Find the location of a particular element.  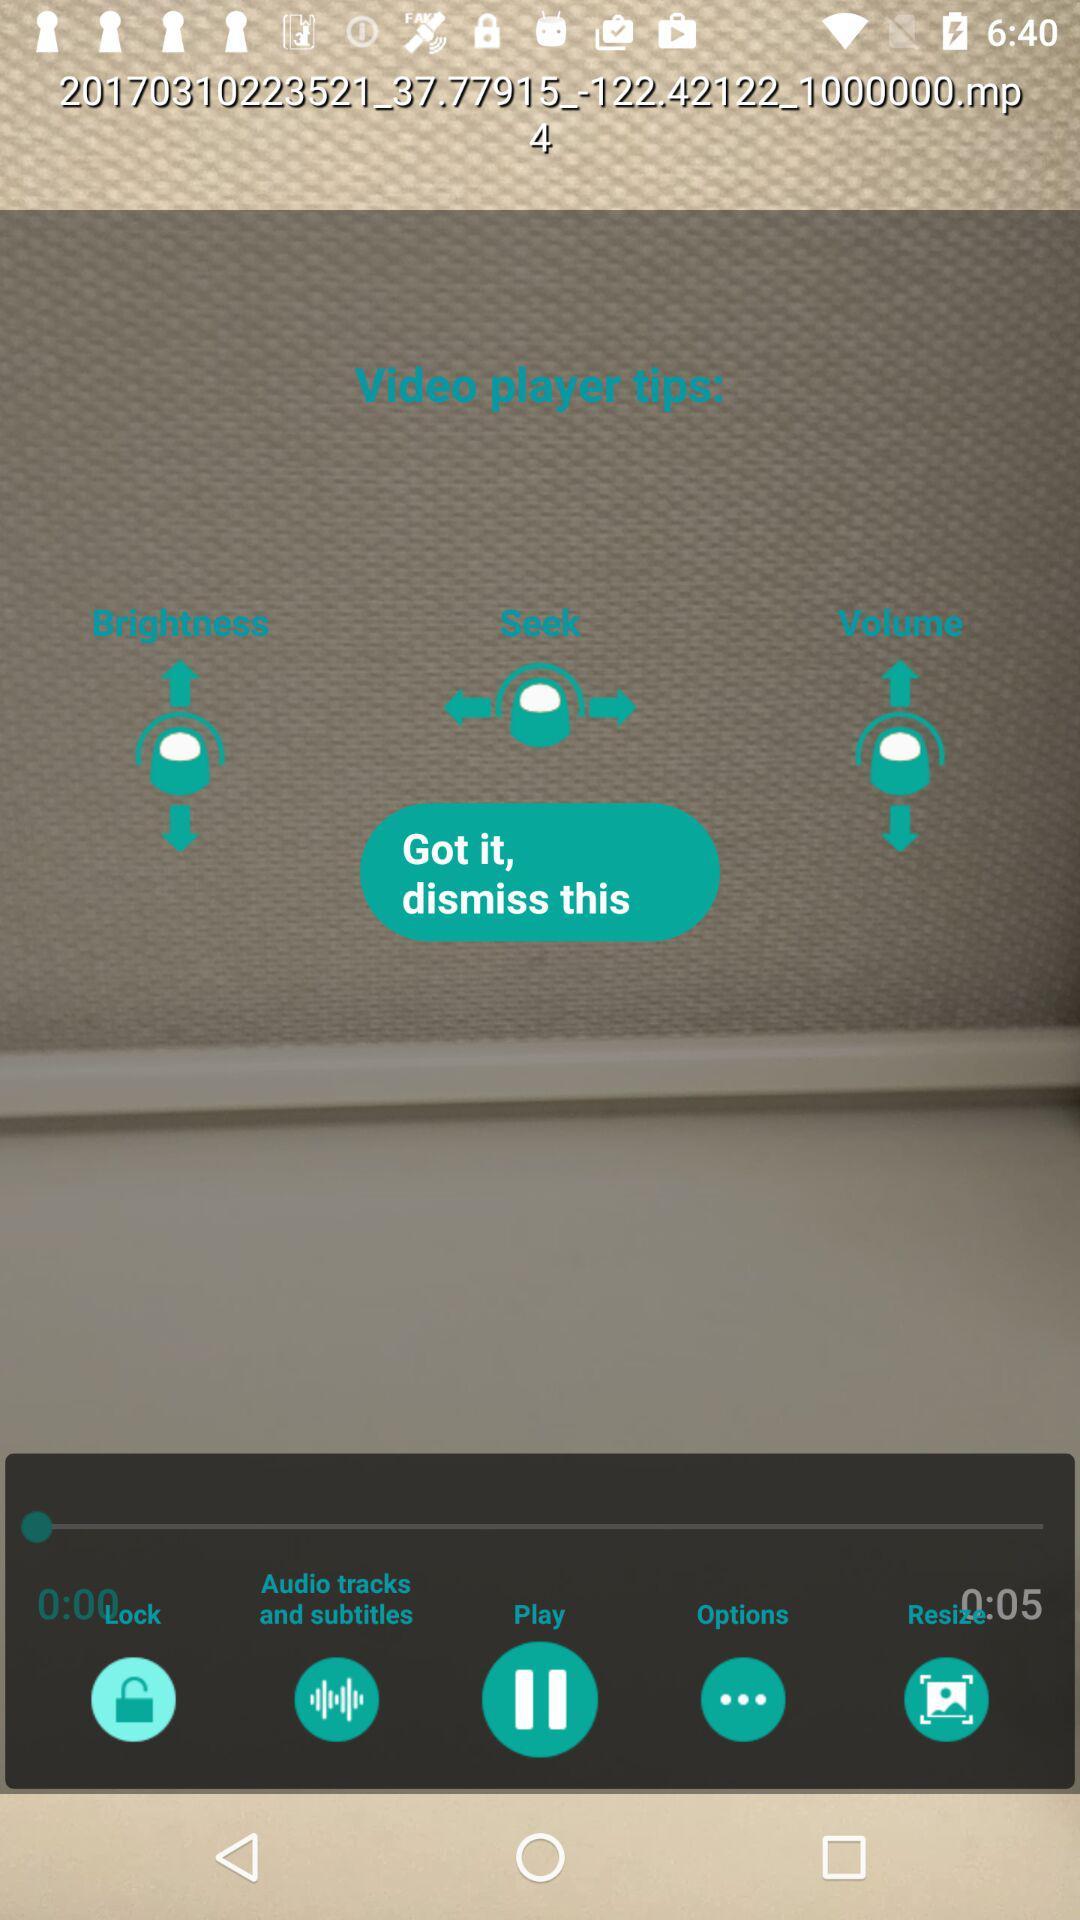

the lock icon is located at coordinates (133, 1698).